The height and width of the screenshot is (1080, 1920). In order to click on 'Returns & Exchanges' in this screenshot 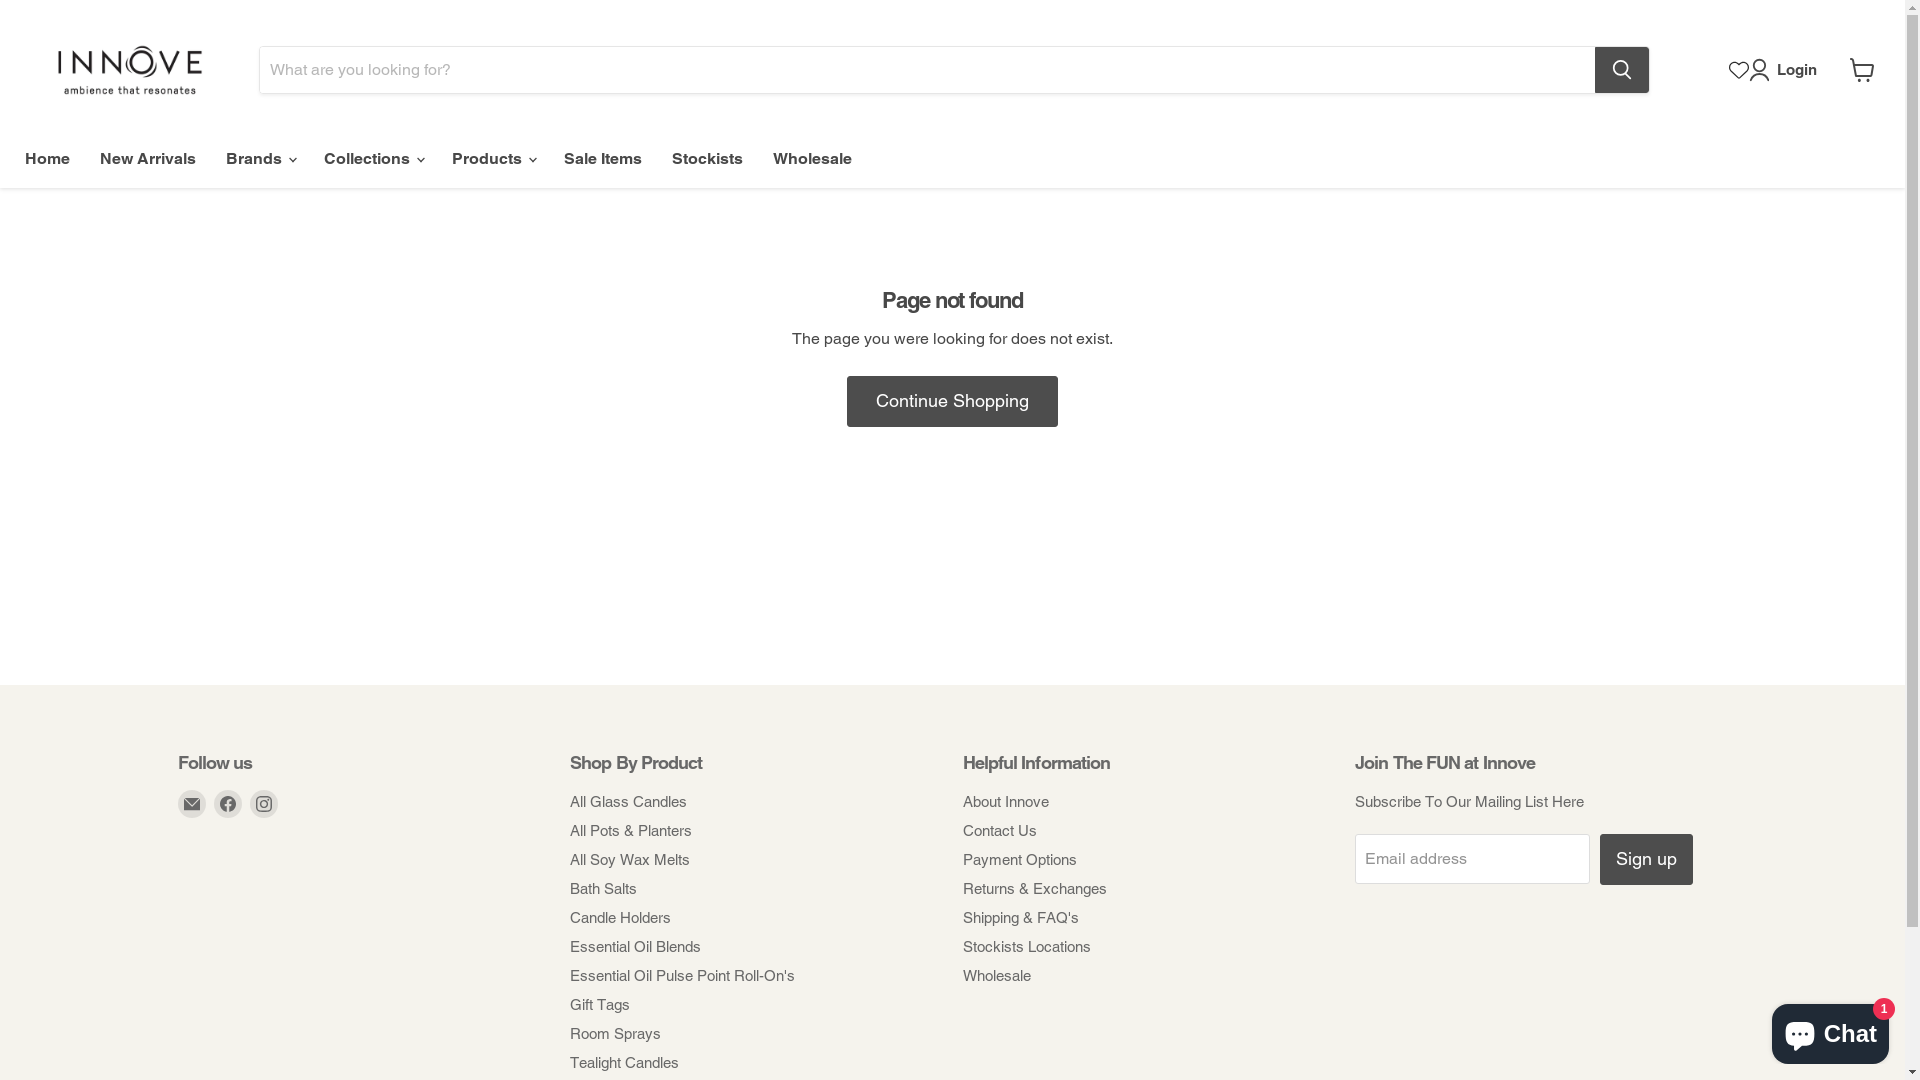, I will do `click(1033, 887)`.